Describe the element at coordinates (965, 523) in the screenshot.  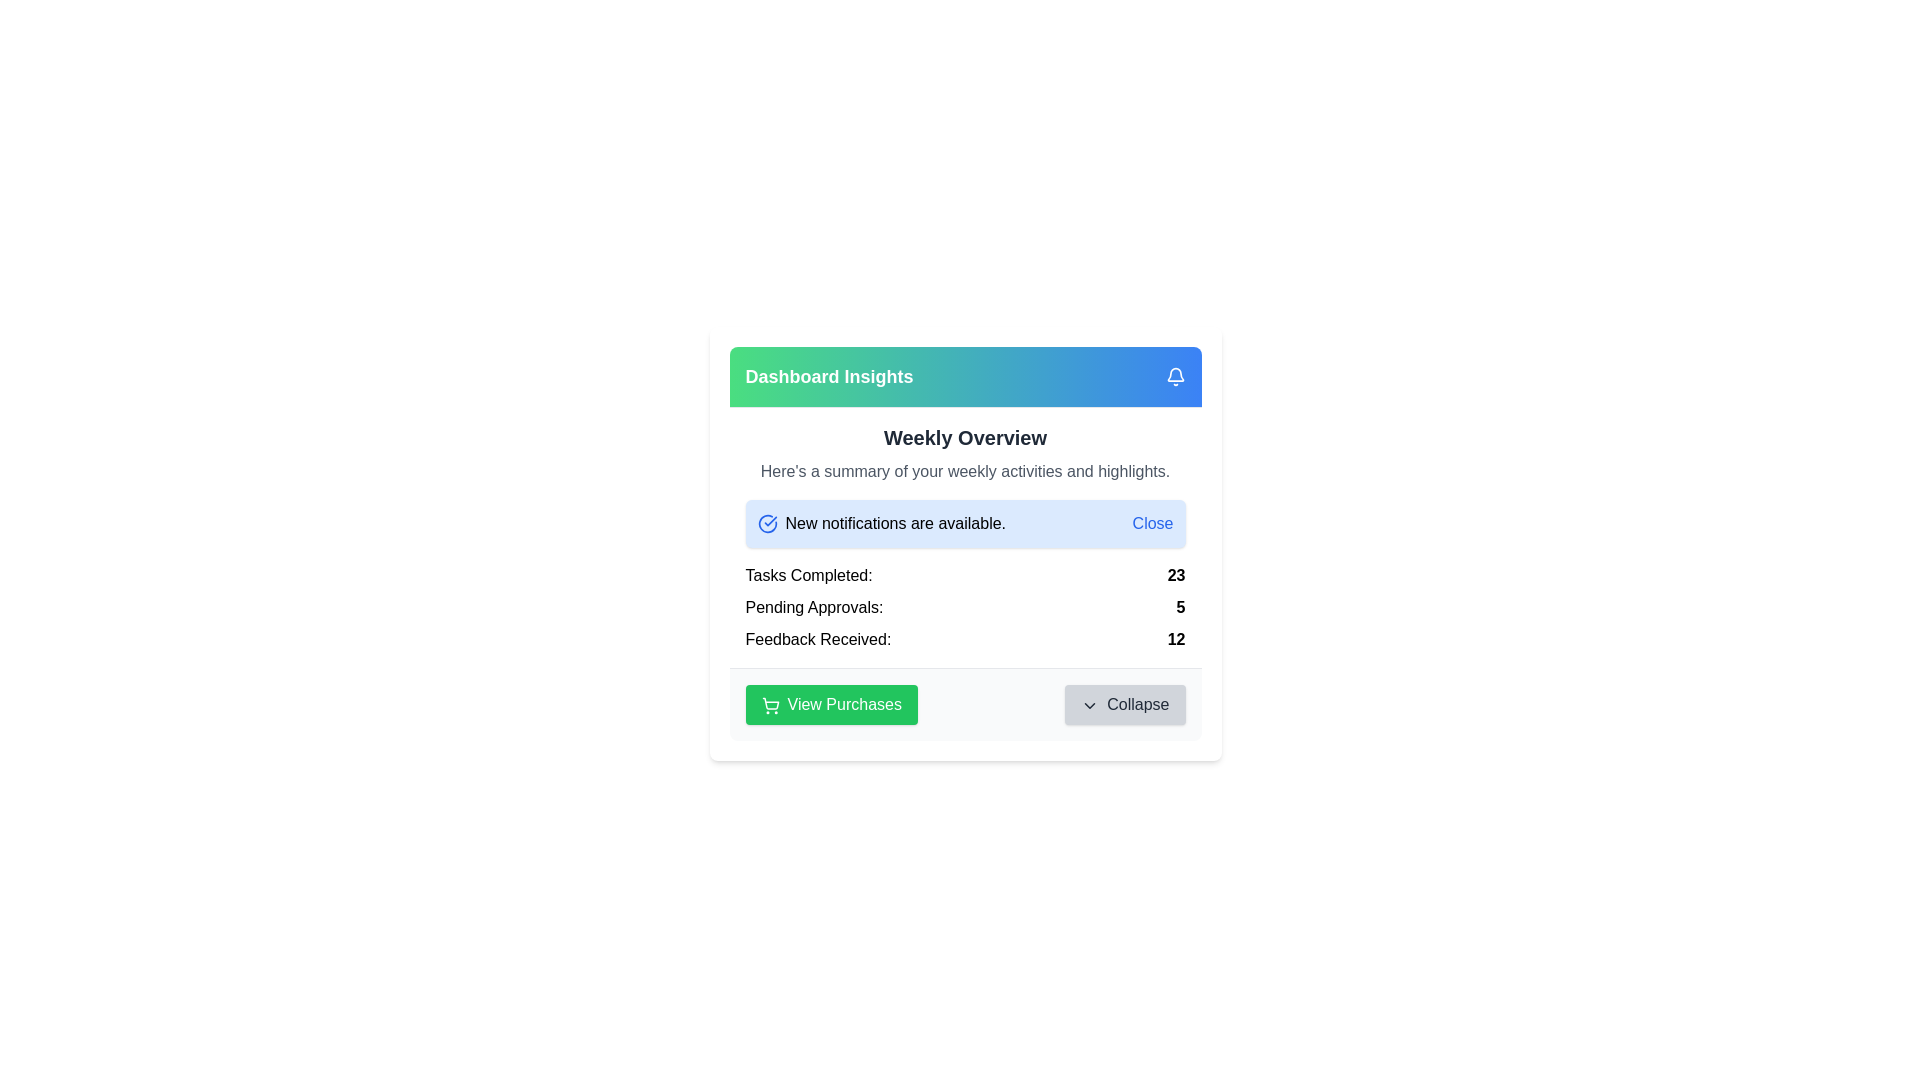
I see `the Notification banner located beneath the title 'Weekly Overview' that contains a dismiss button for alerts` at that location.